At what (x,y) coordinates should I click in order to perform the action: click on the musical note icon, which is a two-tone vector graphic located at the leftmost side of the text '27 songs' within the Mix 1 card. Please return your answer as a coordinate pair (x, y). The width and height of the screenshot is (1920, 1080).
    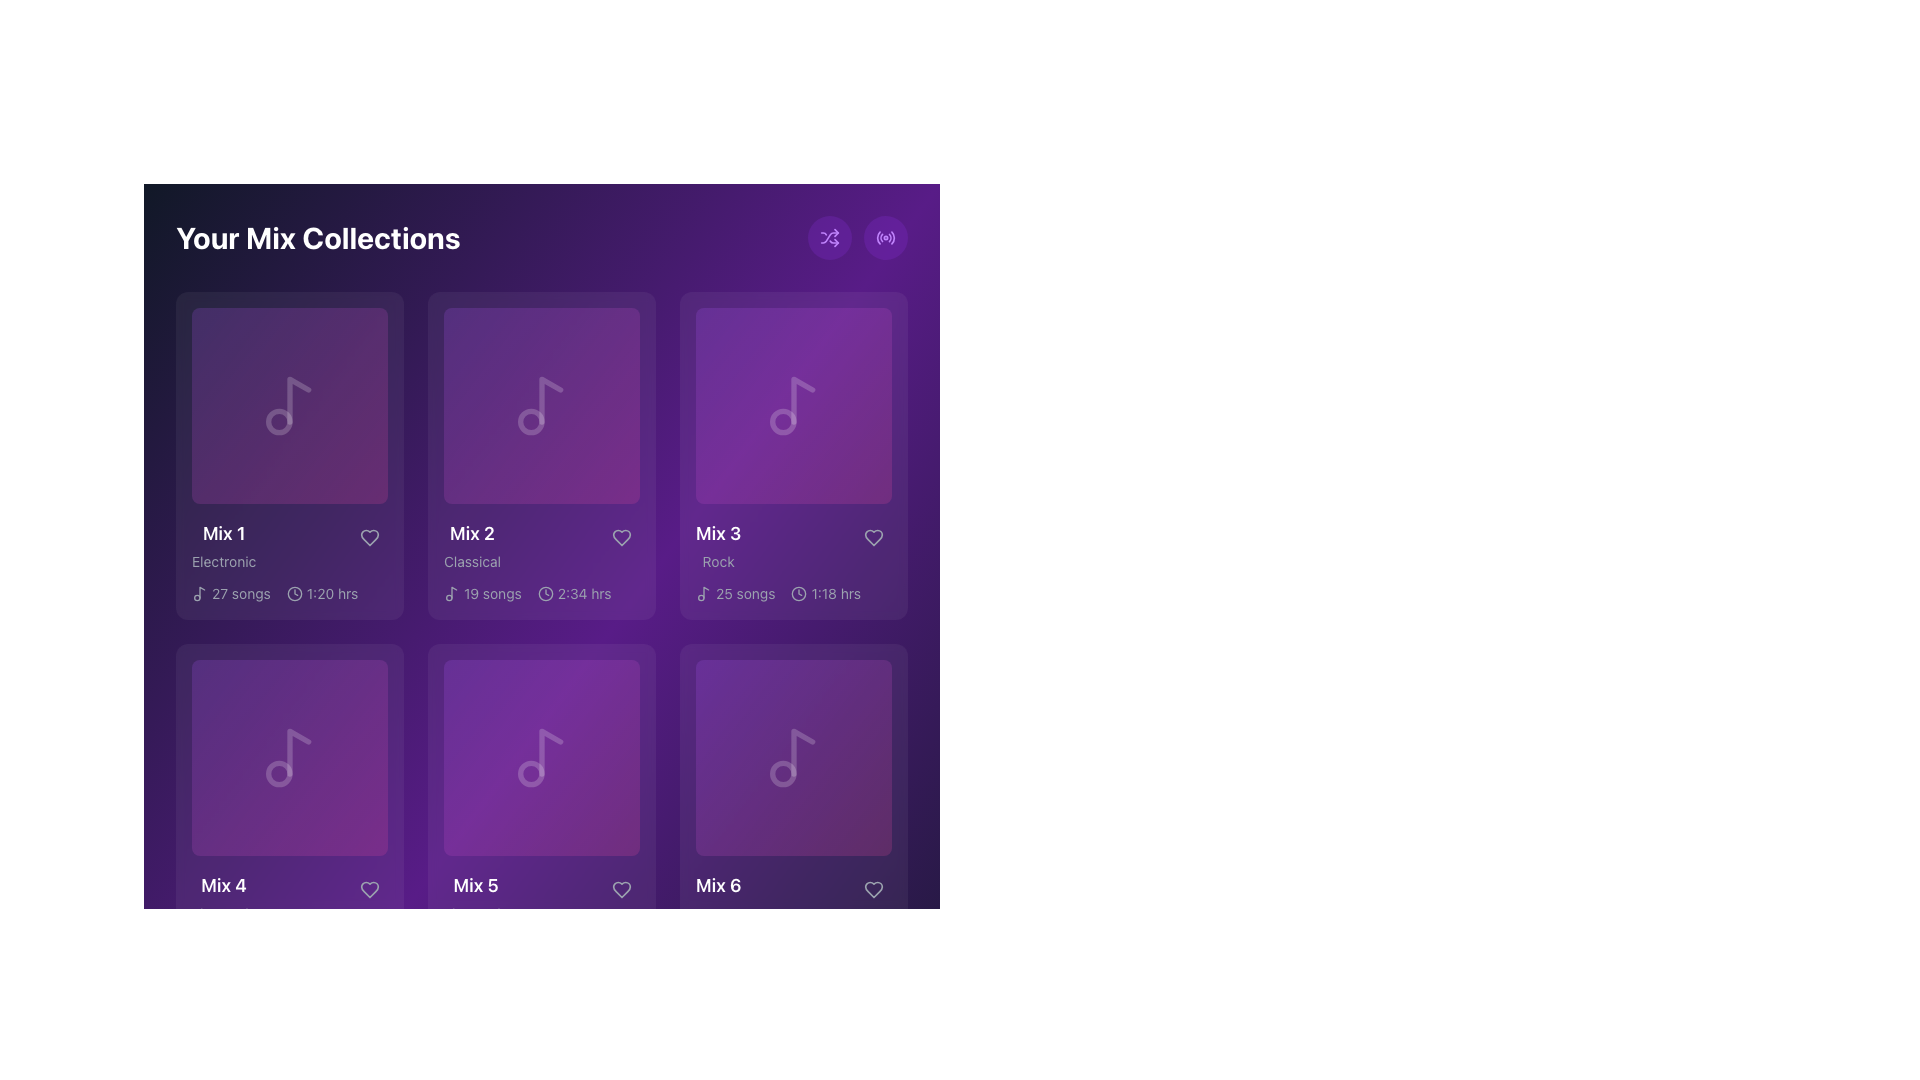
    Looking at the image, I should click on (200, 593).